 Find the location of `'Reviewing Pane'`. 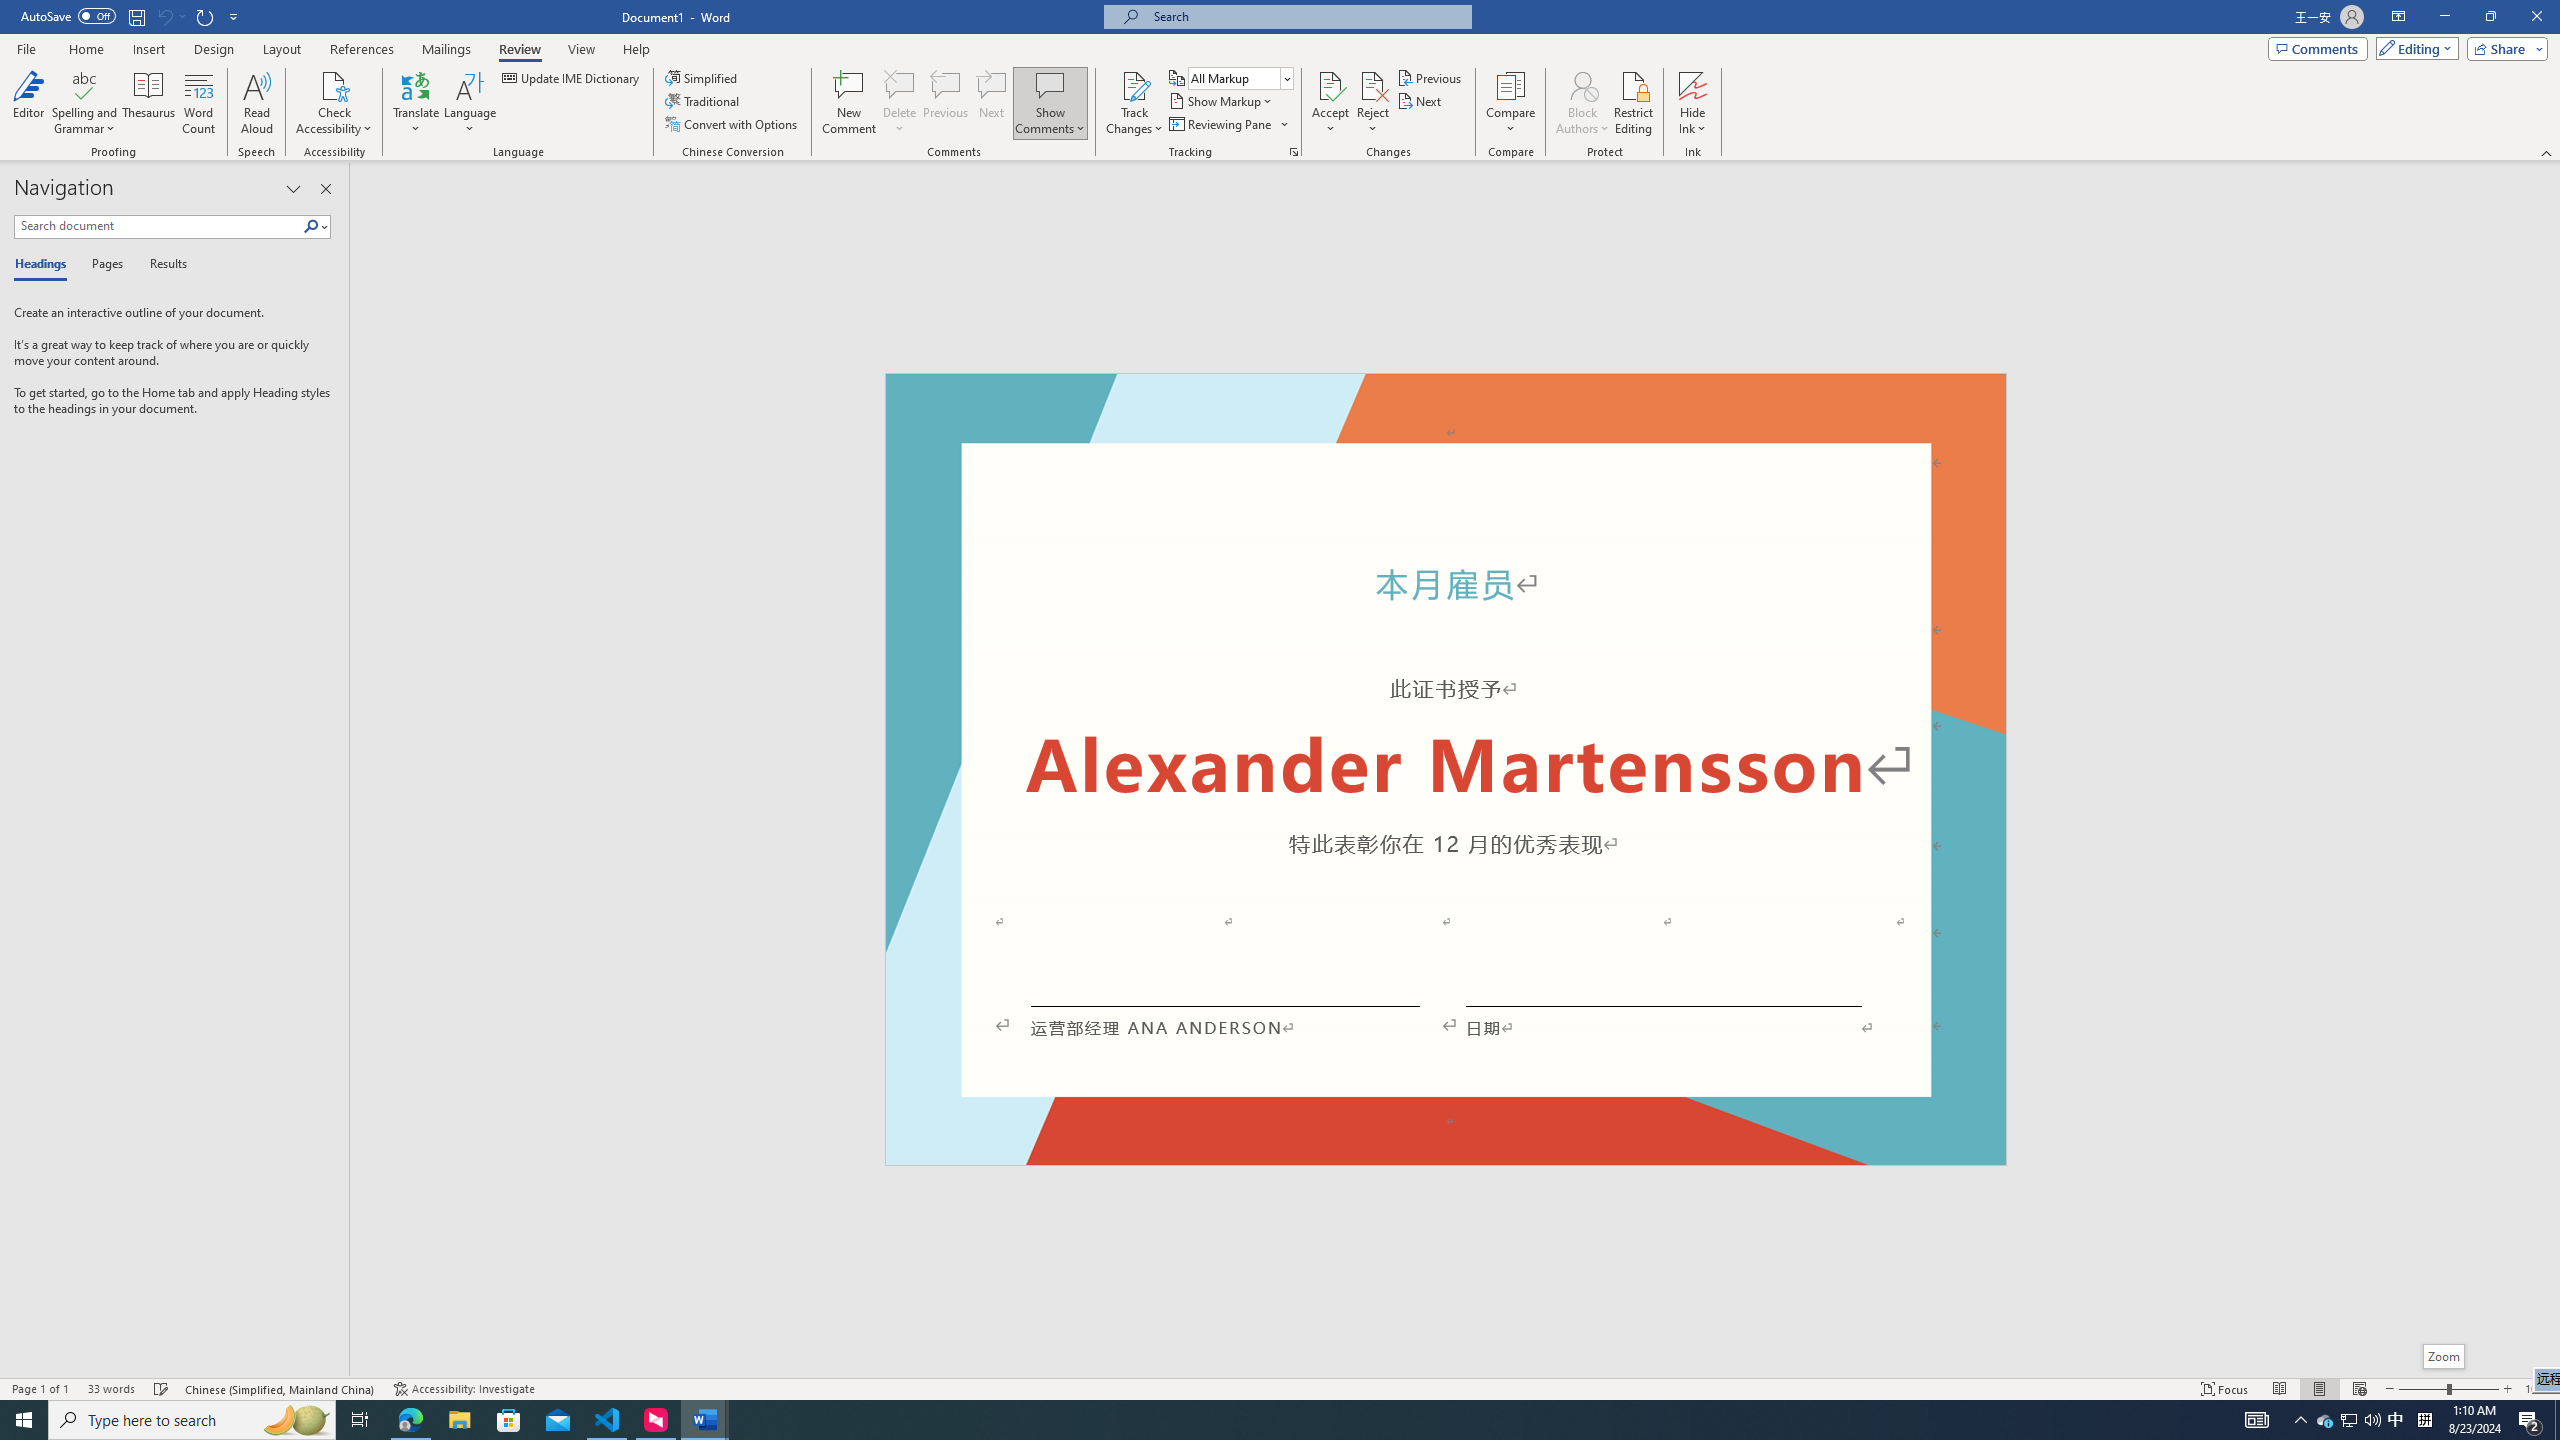

'Reviewing Pane' is located at coordinates (1227, 122).